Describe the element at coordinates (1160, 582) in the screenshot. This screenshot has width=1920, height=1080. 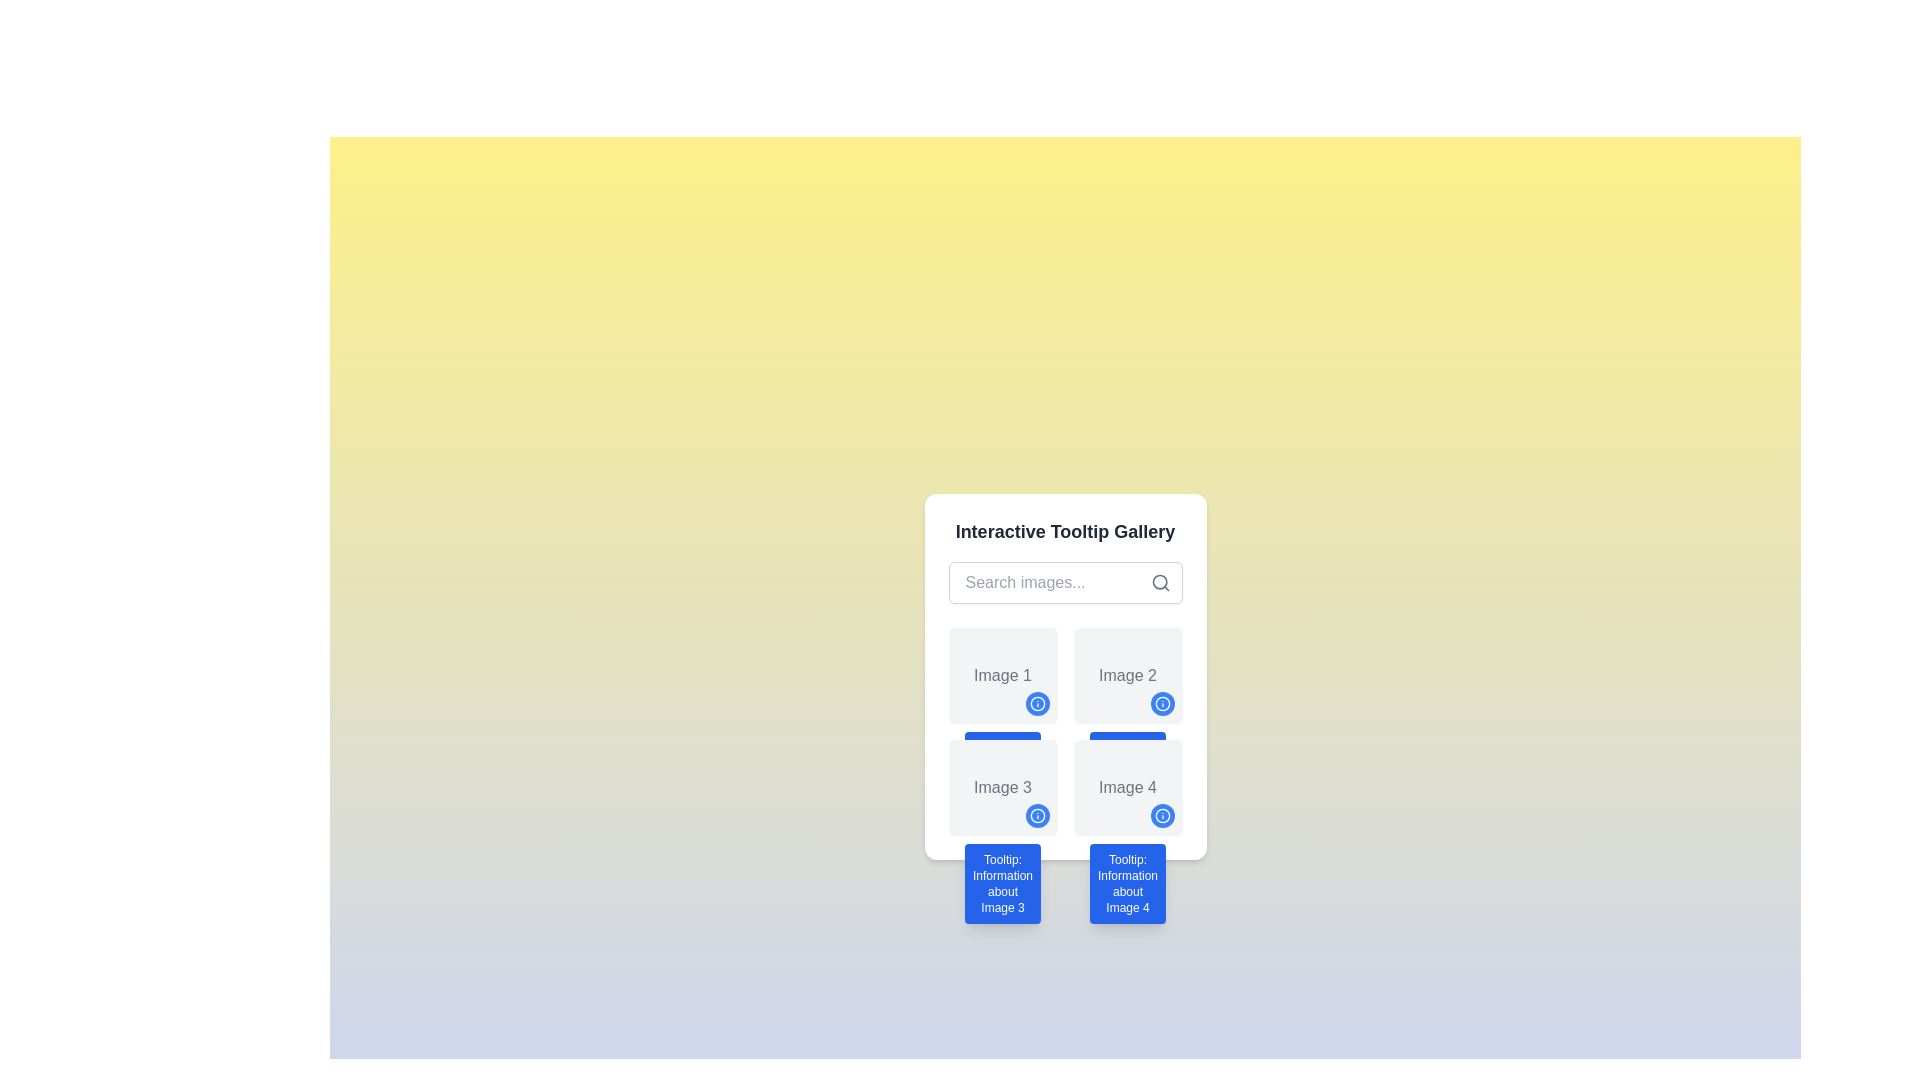
I see `the search icon located near the right edge of the search input bar in the 'Interactive Tooltip Gallery' to invoke a search action` at that location.